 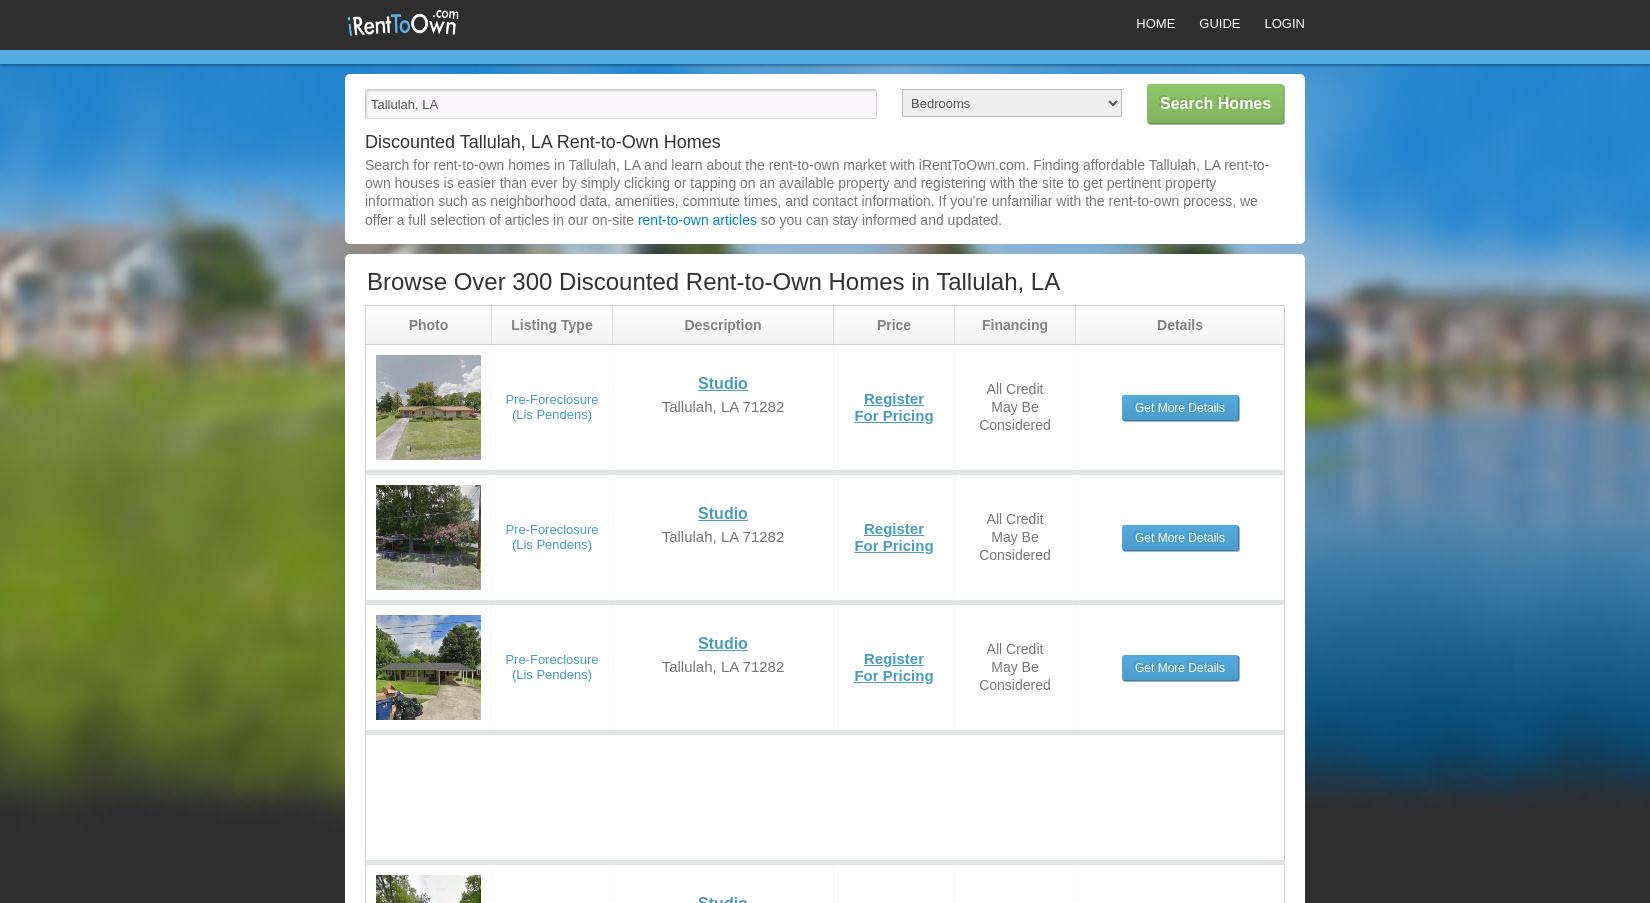 I want to click on 'Financing', so click(x=1014, y=322).